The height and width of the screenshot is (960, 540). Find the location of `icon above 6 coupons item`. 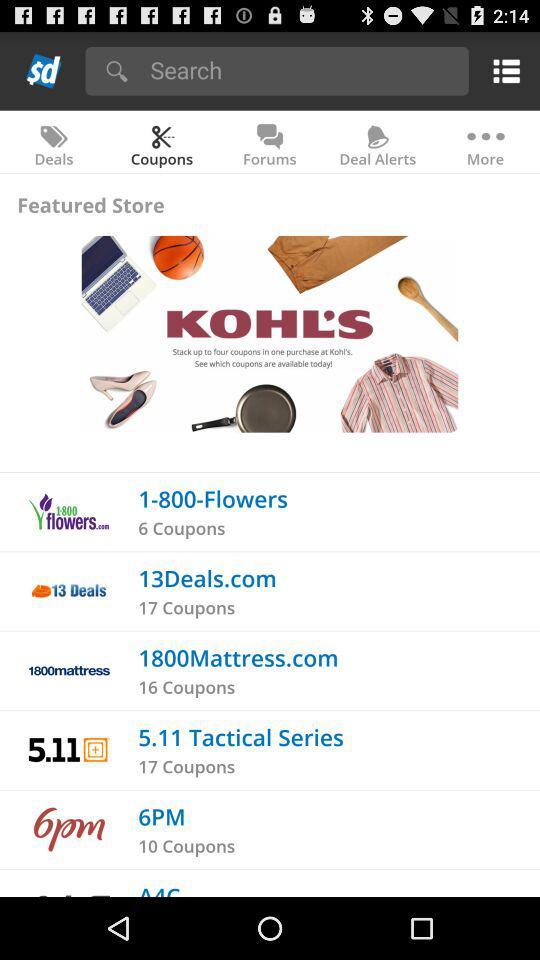

icon above 6 coupons item is located at coordinates (212, 497).